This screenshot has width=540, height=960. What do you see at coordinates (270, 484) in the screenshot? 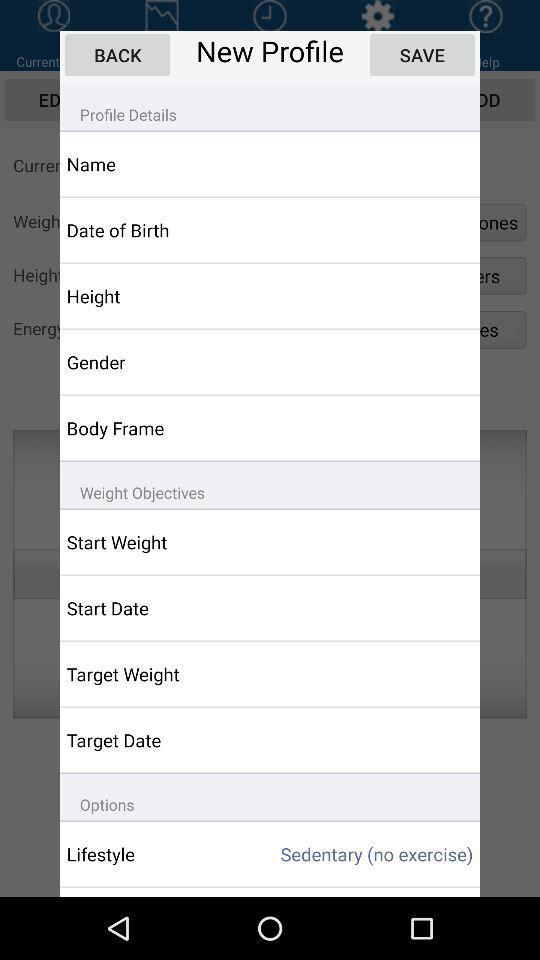
I see `weight objectives item` at bounding box center [270, 484].